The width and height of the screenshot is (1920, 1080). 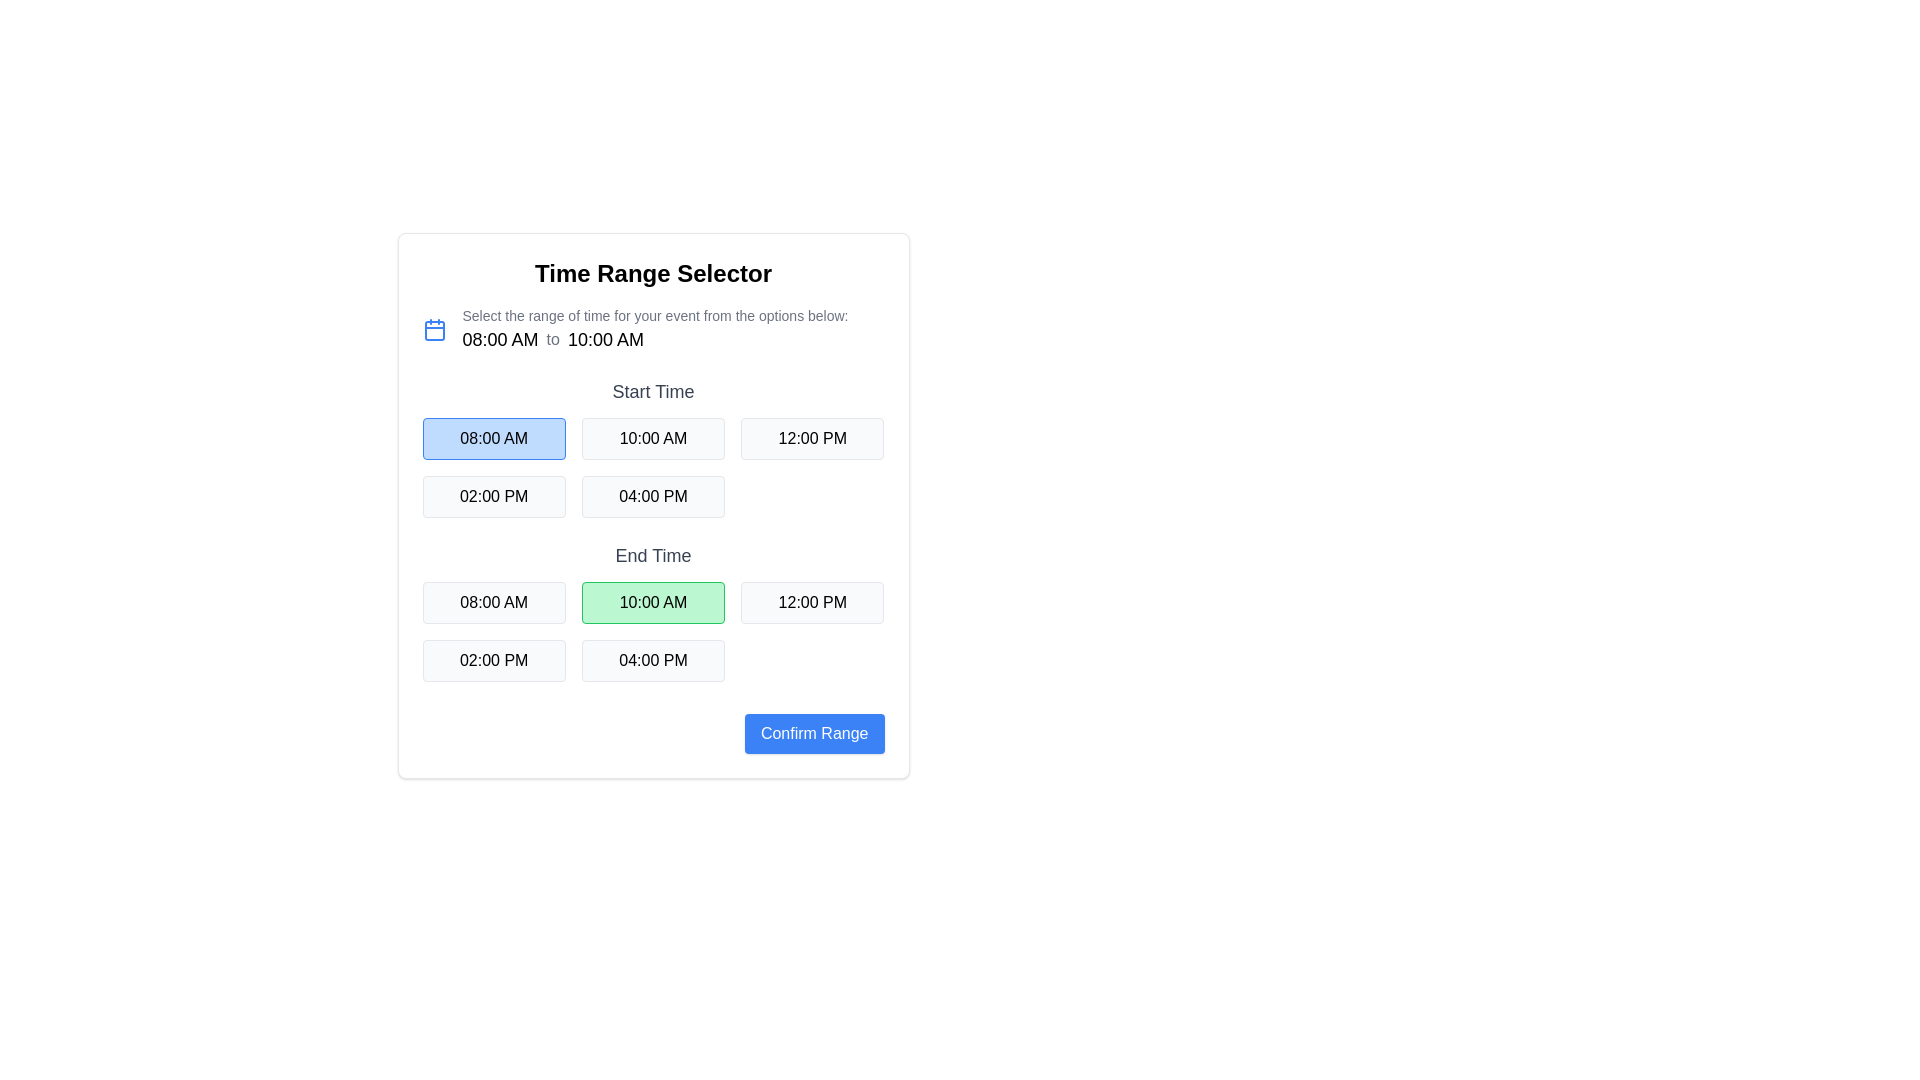 I want to click on the rectangular button with rounded corners displaying '10:00 AM', so click(x=653, y=601).